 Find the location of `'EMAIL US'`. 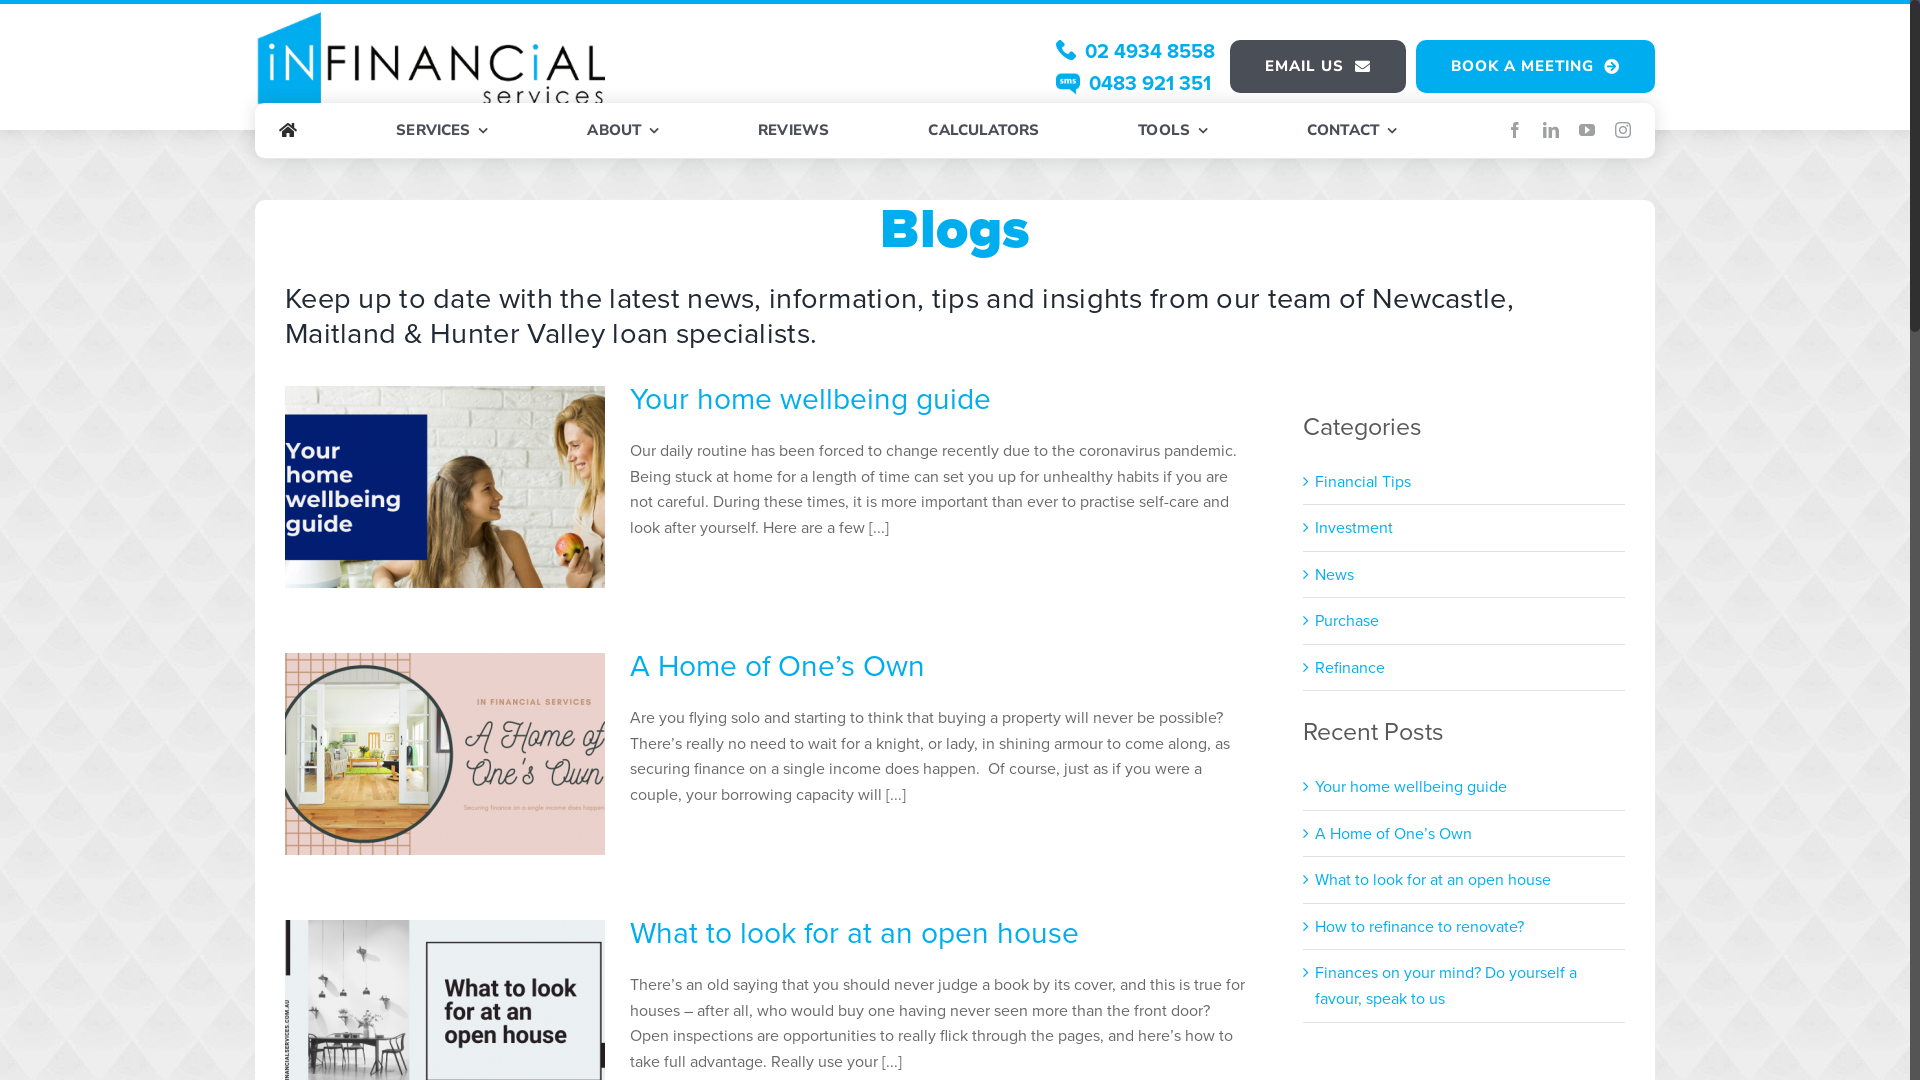

'EMAIL US' is located at coordinates (1318, 65).